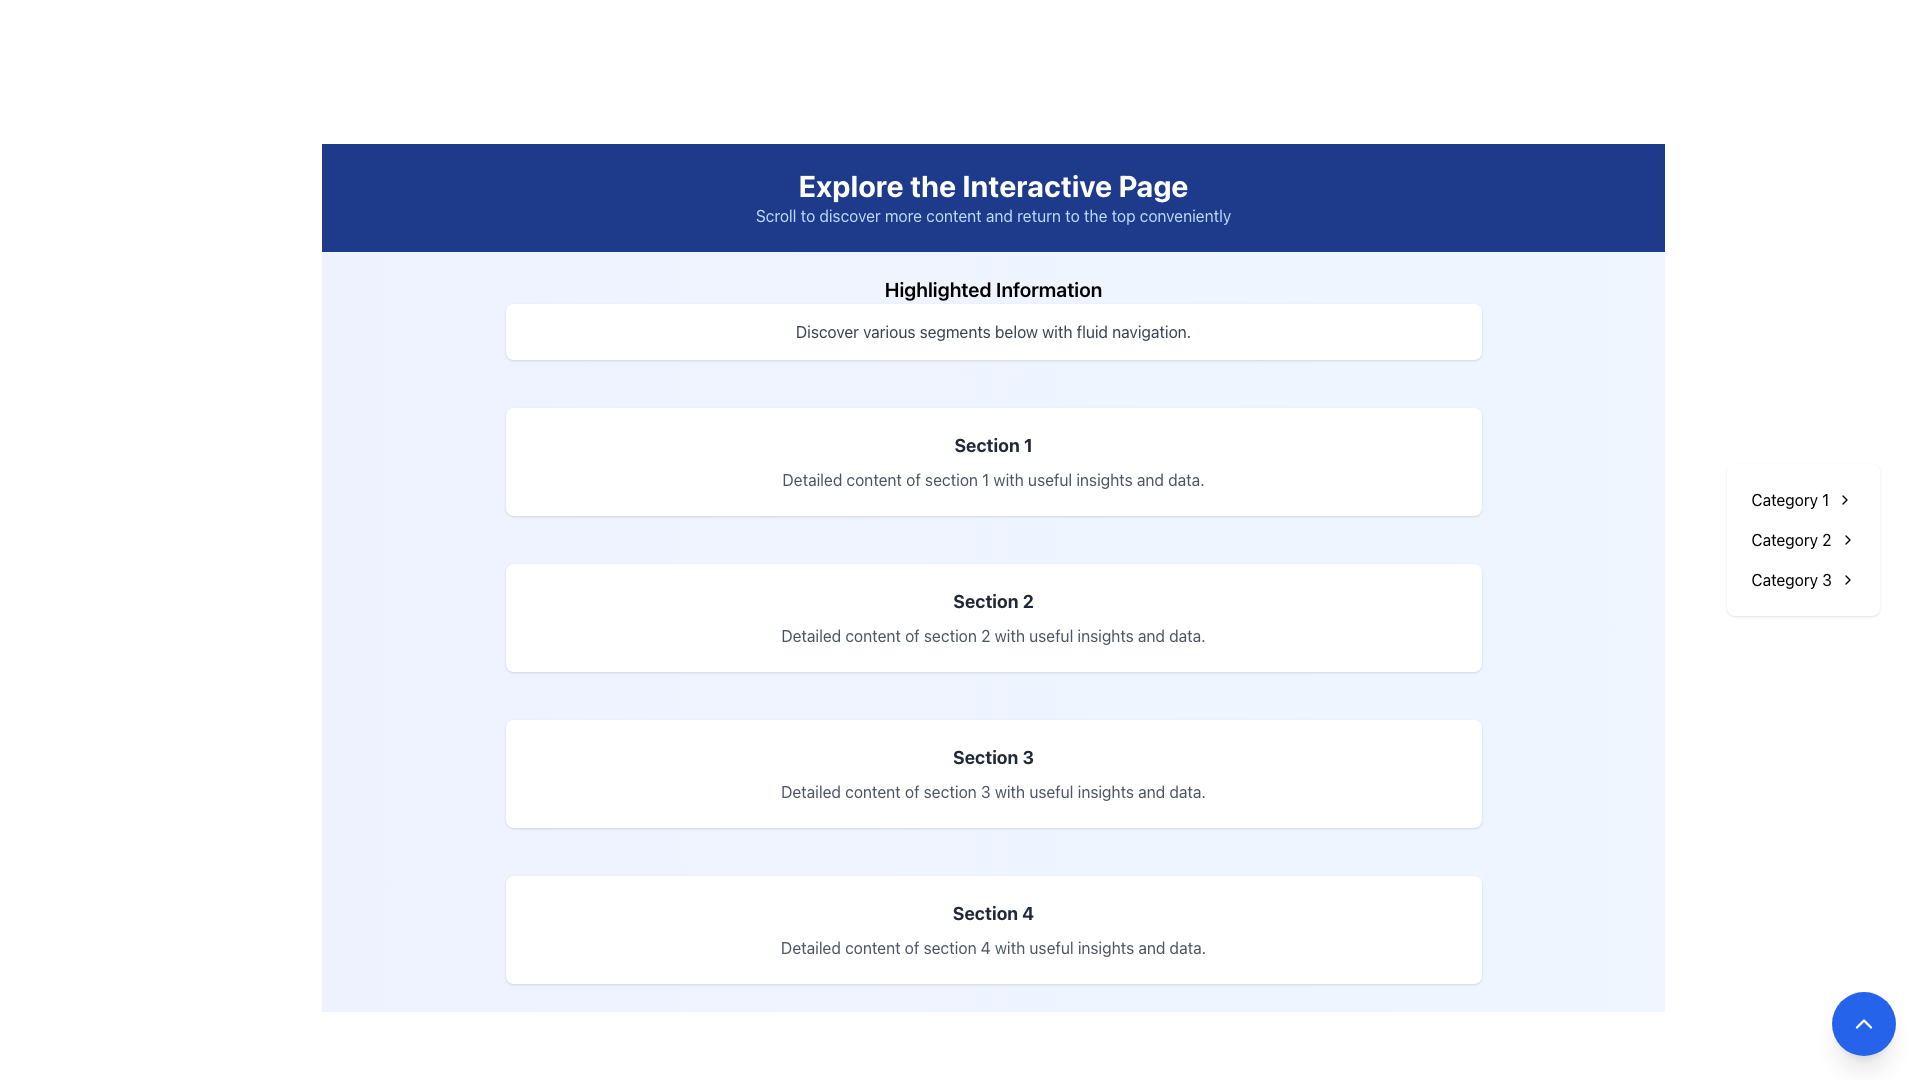 The width and height of the screenshot is (1920, 1080). What do you see at coordinates (993, 636) in the screenshot?
I see `the static text component that reads 'Detailed content of section 2 with useful insights and data.' located at the center of the white card labeled 'Section 2'` at bounding box center [993, 636].